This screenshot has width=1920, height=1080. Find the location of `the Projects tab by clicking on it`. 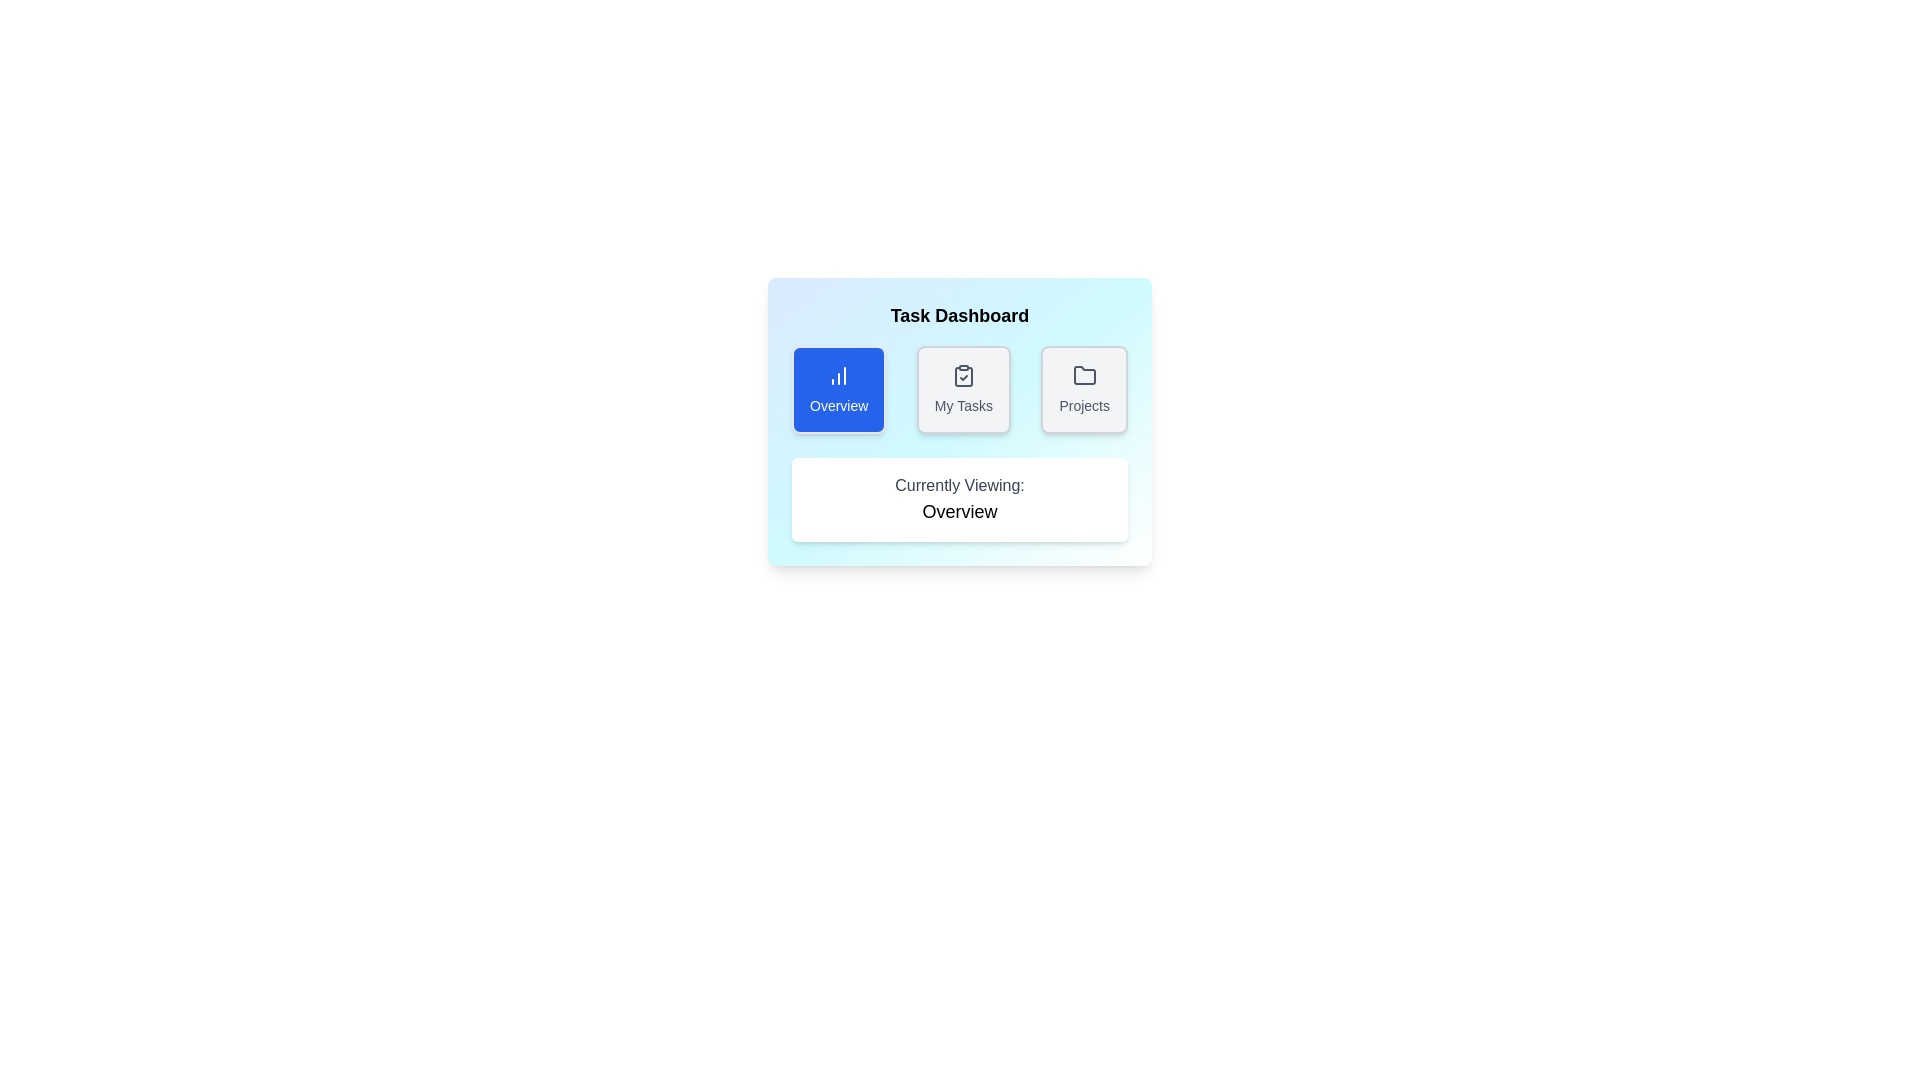

the Projects tab by clicking on it is located at coordinates (1083, 389).